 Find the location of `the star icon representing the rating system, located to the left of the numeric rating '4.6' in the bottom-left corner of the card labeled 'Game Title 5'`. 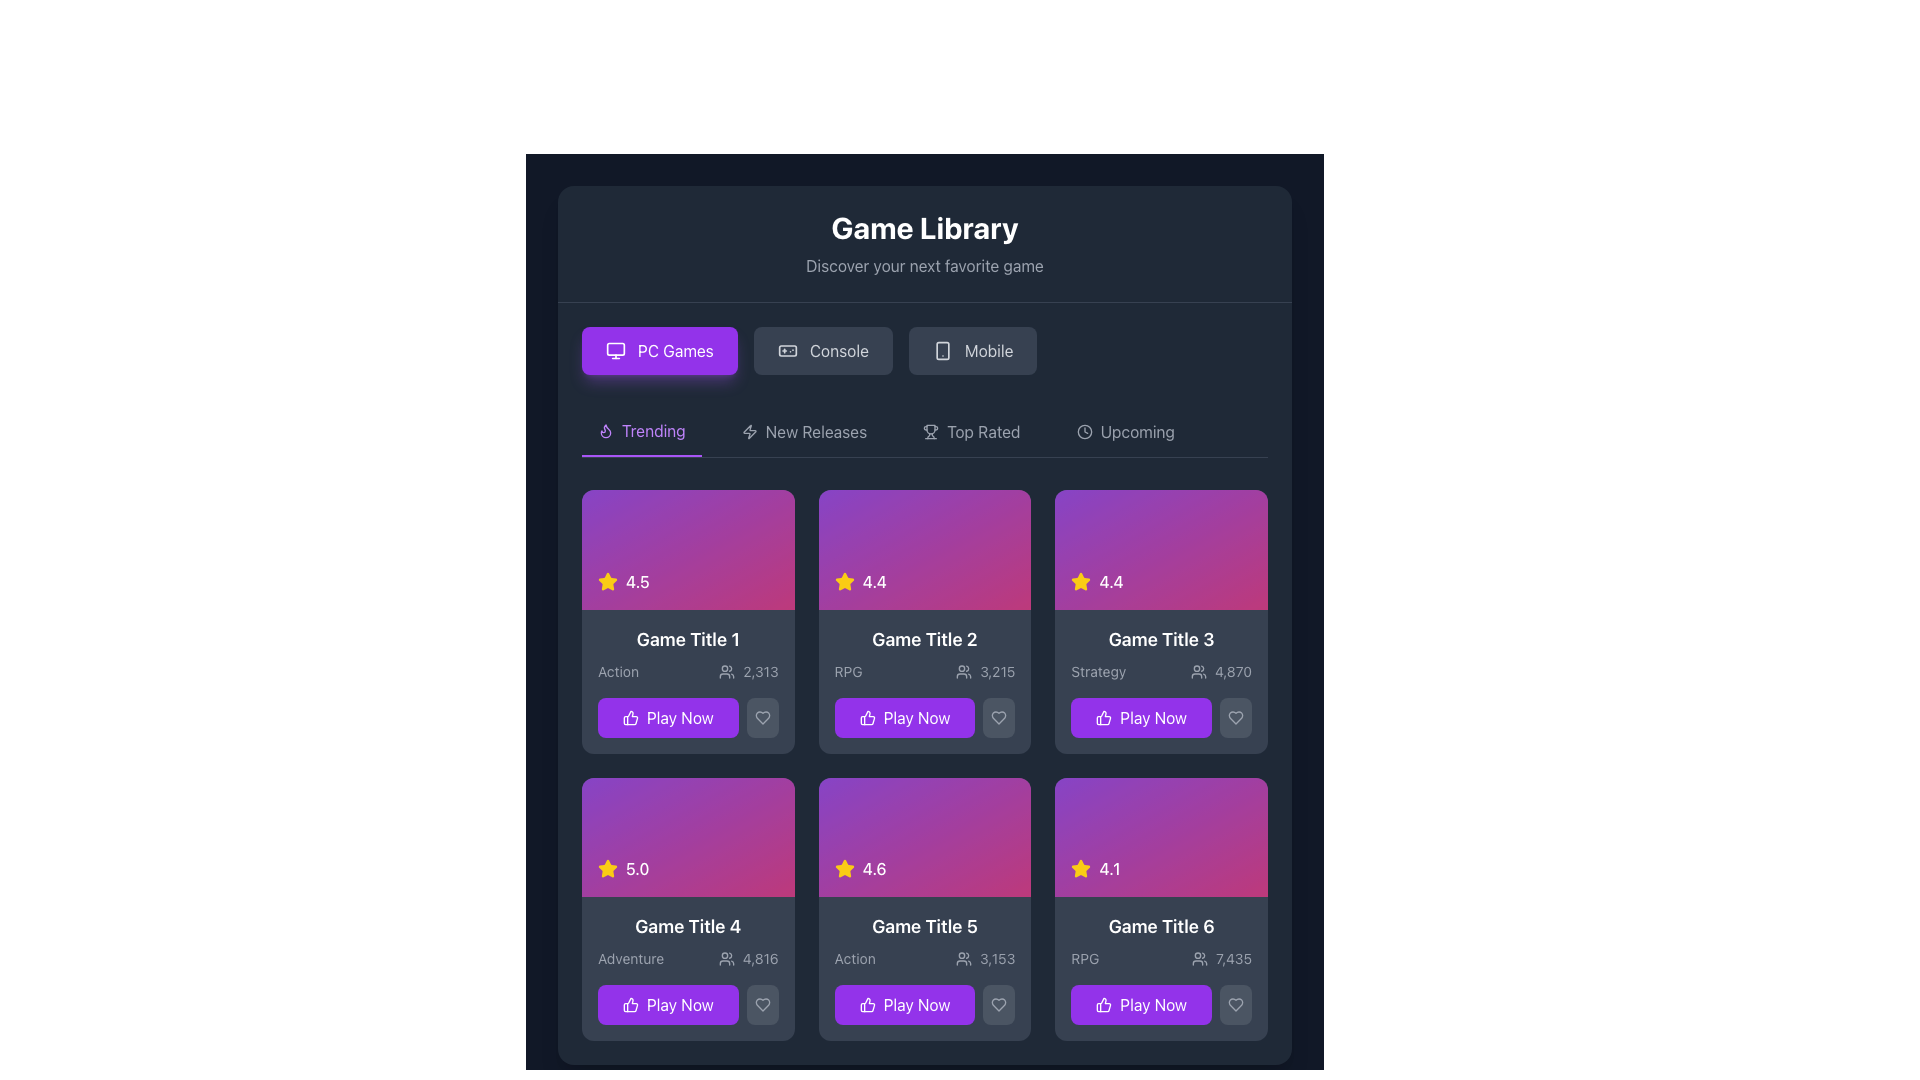

the star icon representing the rating system, located to the left of the numeric rating '4.6' in the bottom-left corner of the card labeled 'Game Title 5' is located at coordinates (844, 868).